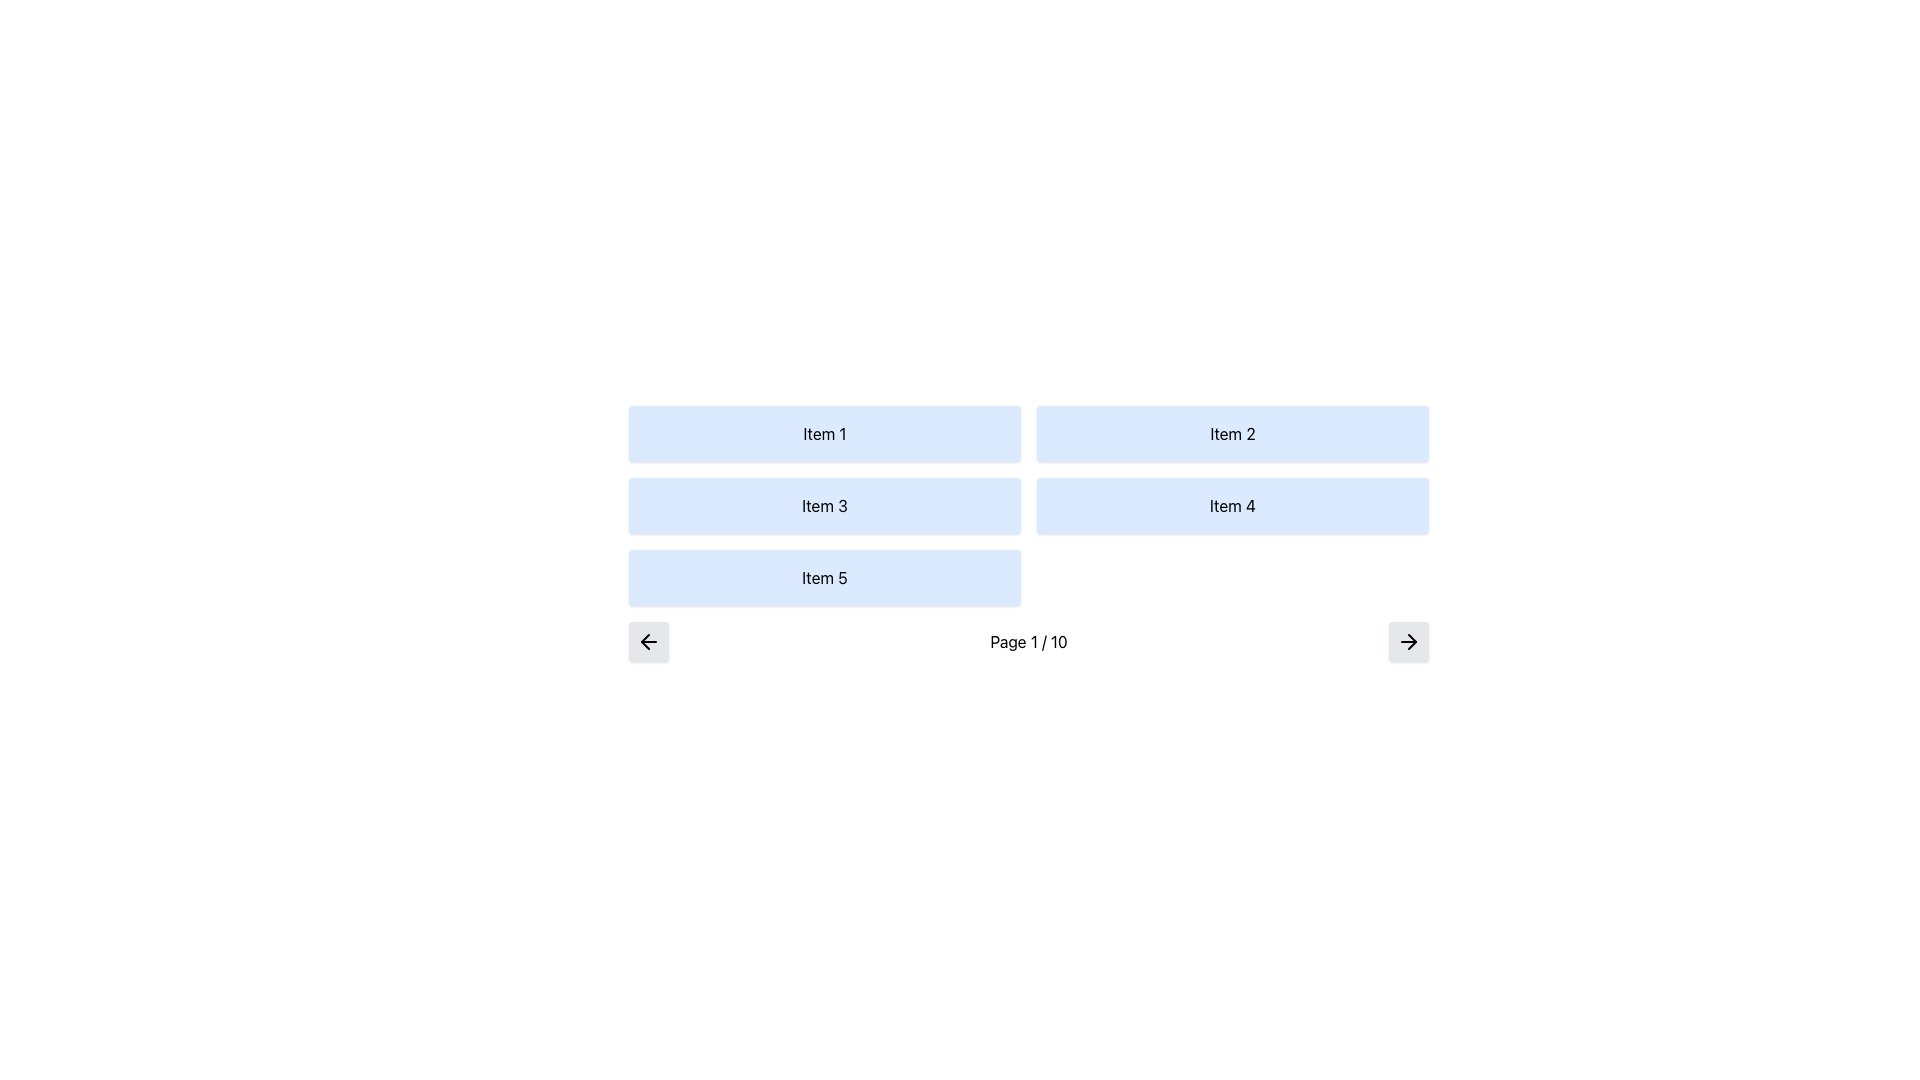  What do you see at coordinates (648, 641) in the screenshot?
I see `the navigation button located at the far left of the navigation bar at the bottom of the page to change its background color` at bounding box center [648, 641].